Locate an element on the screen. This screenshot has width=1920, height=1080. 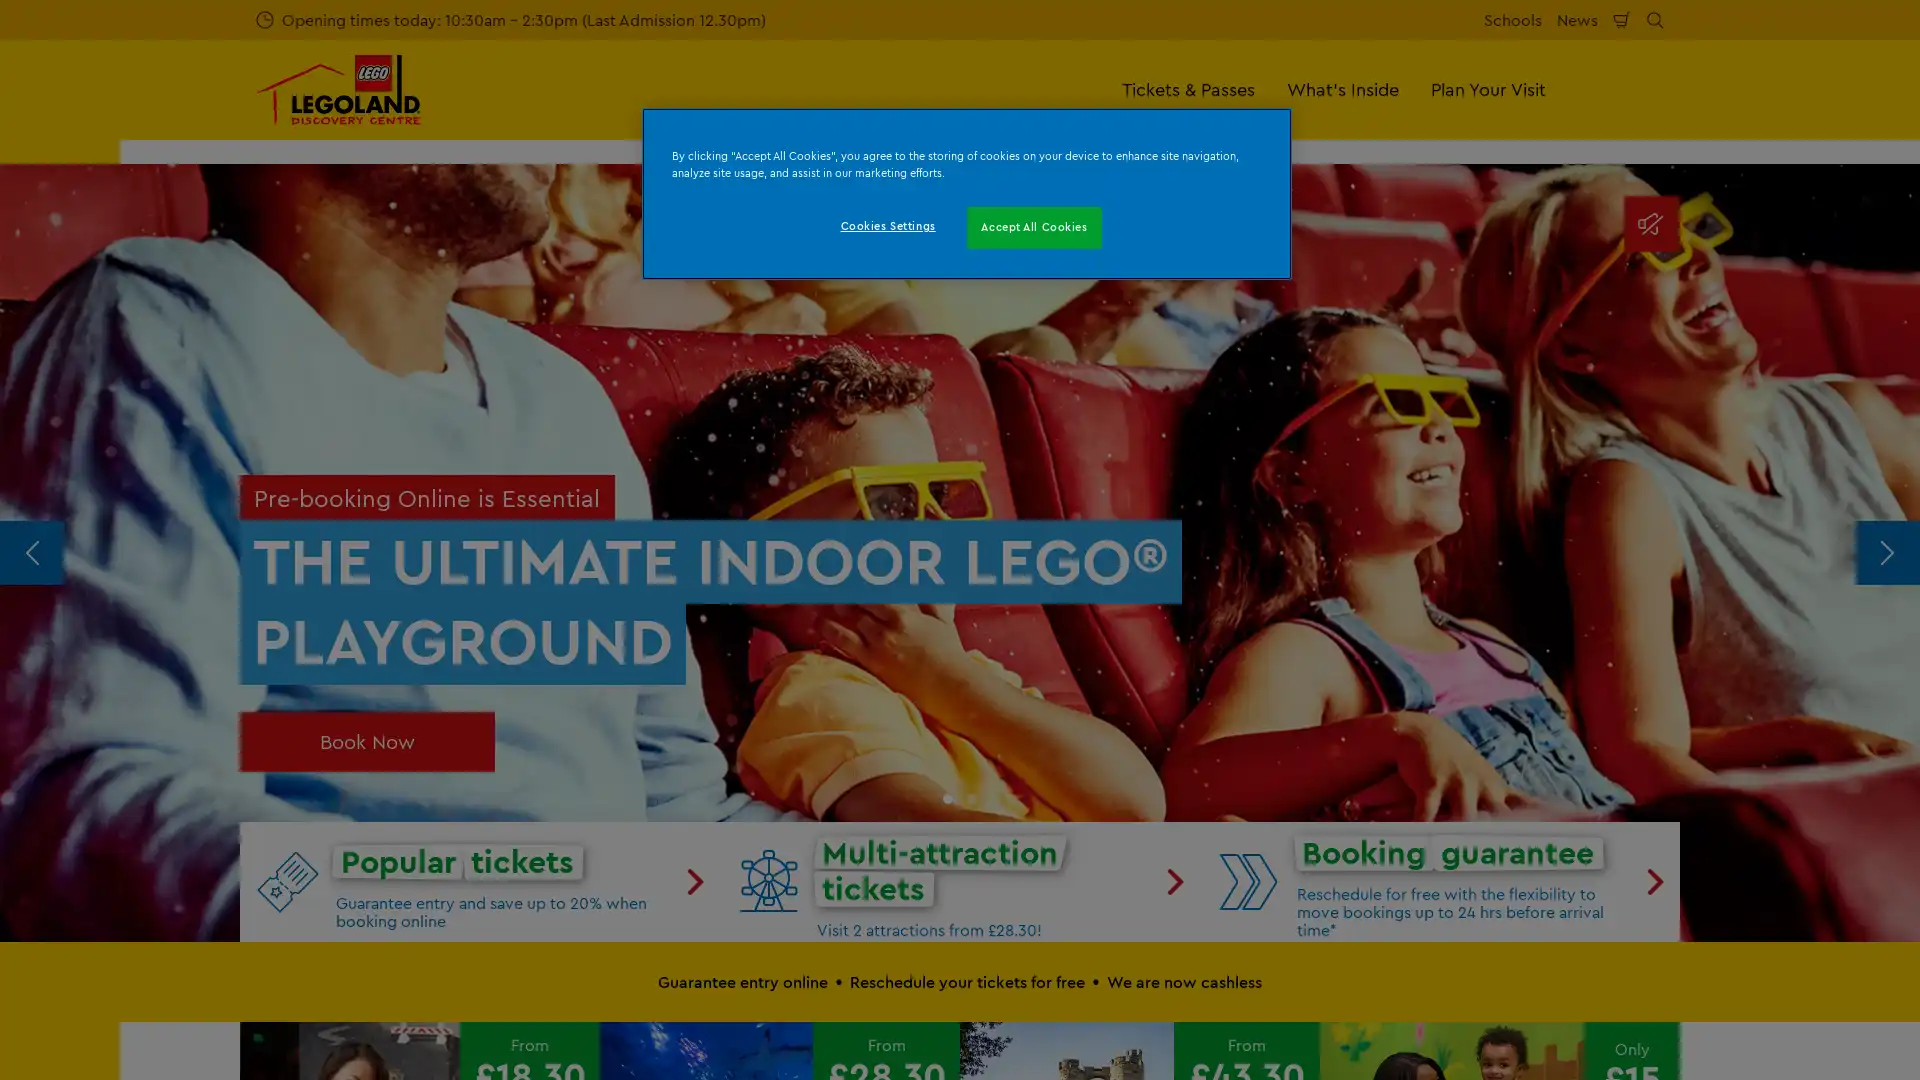
Go to slide 2 is located at coordinates (971, 797).